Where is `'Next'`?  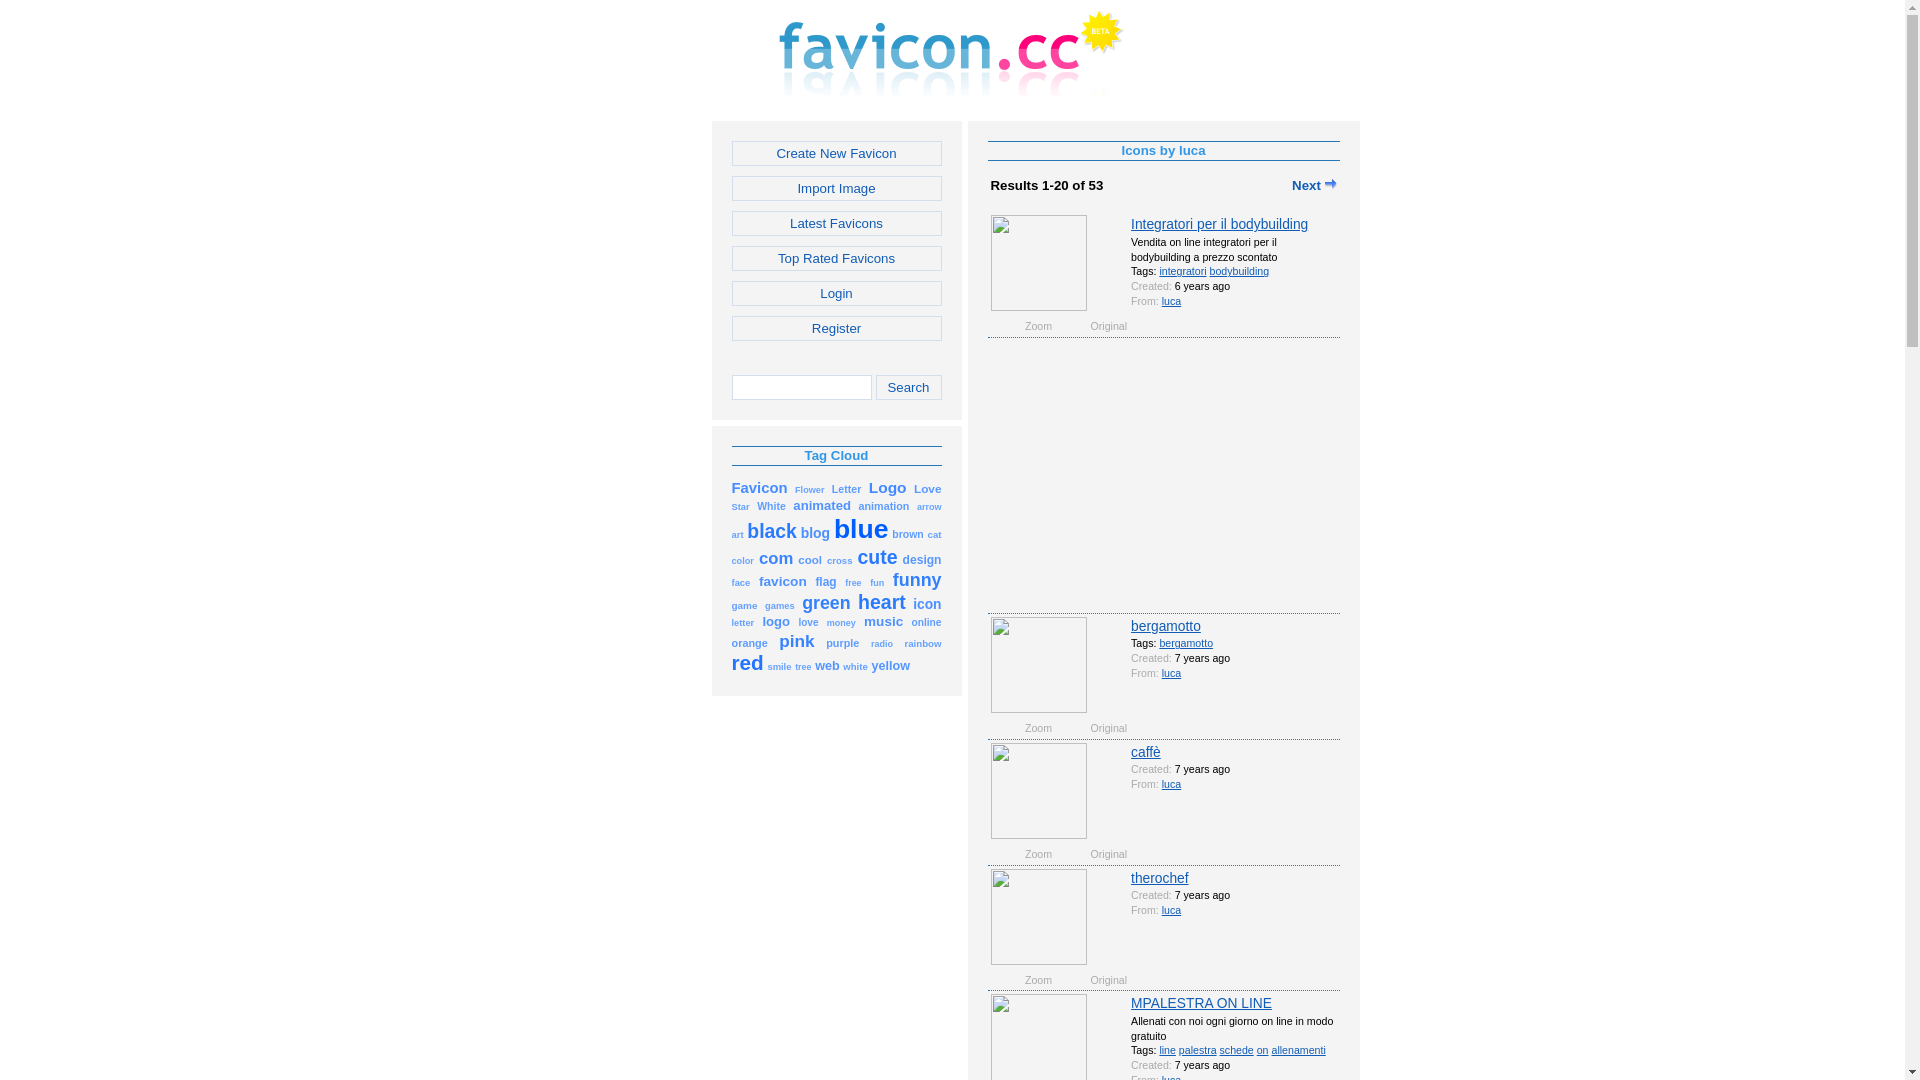 'Next' is located at coordinates (1314, 185).